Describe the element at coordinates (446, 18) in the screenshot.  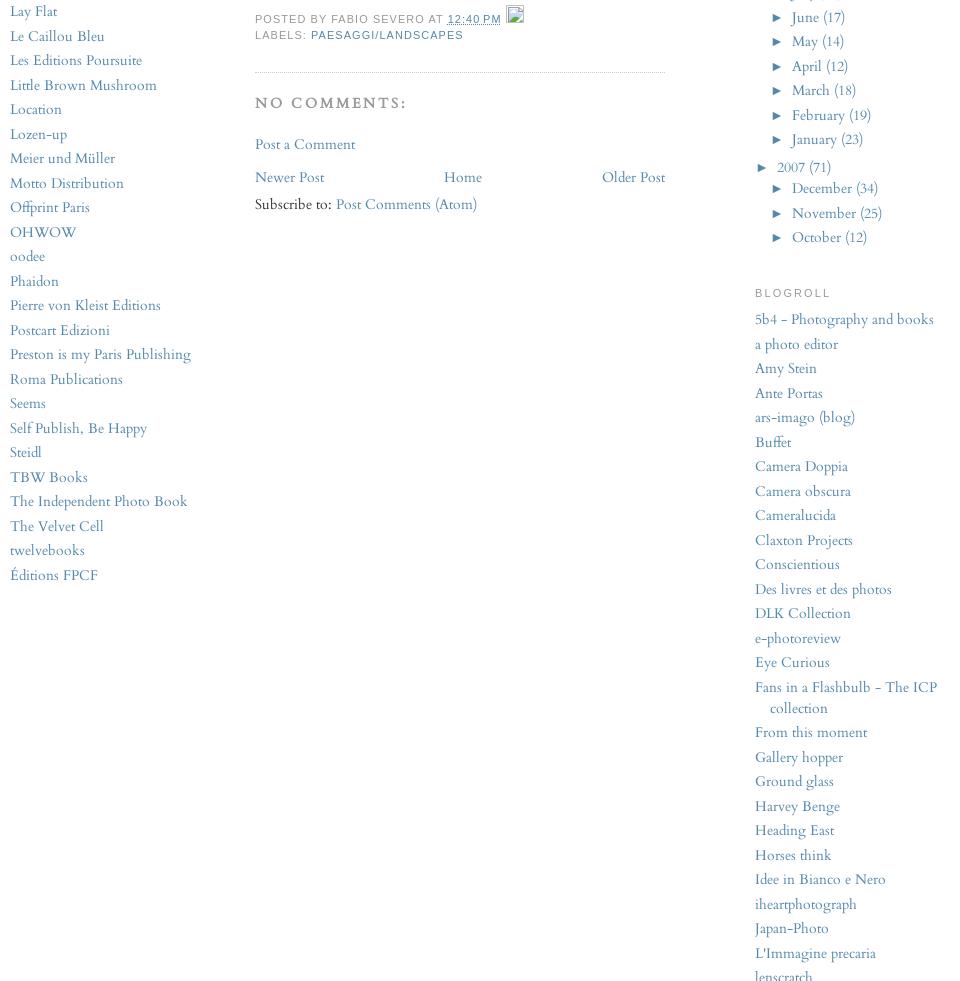
I see `'12:40 PM'` at that location.